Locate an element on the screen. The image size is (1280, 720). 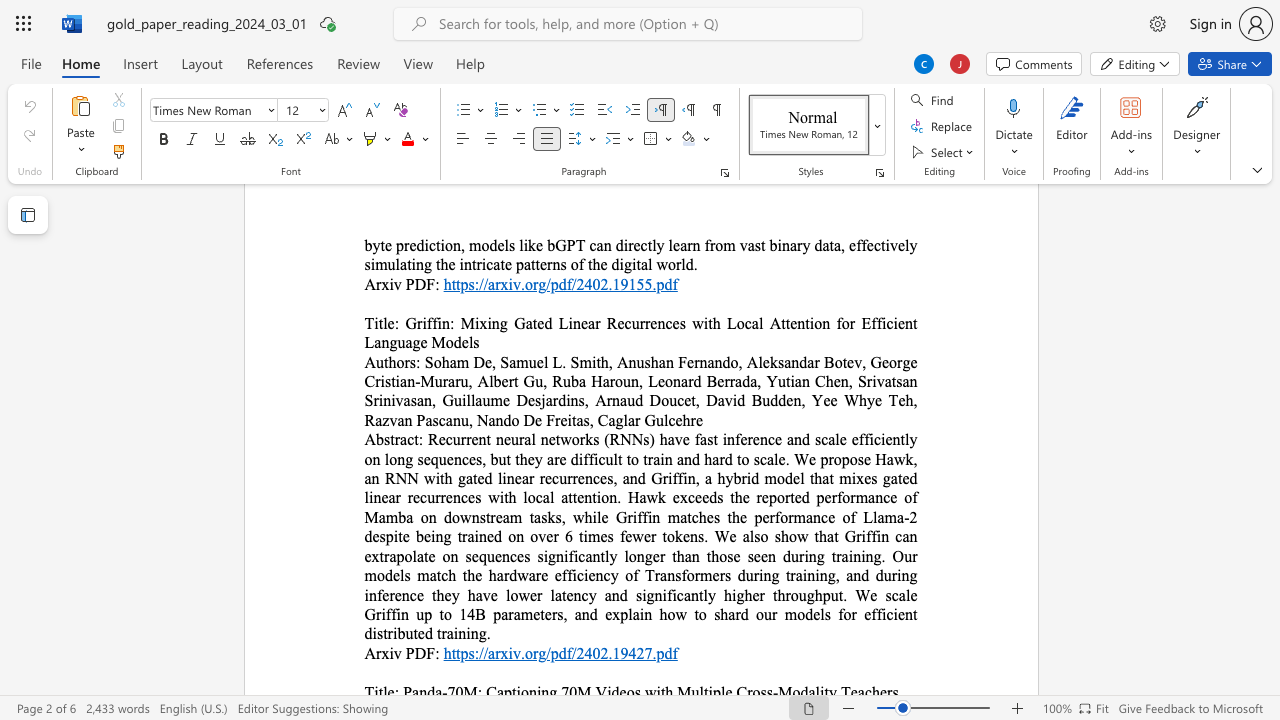
the 25th character "n" in the text is located at coordinates (656, 516).